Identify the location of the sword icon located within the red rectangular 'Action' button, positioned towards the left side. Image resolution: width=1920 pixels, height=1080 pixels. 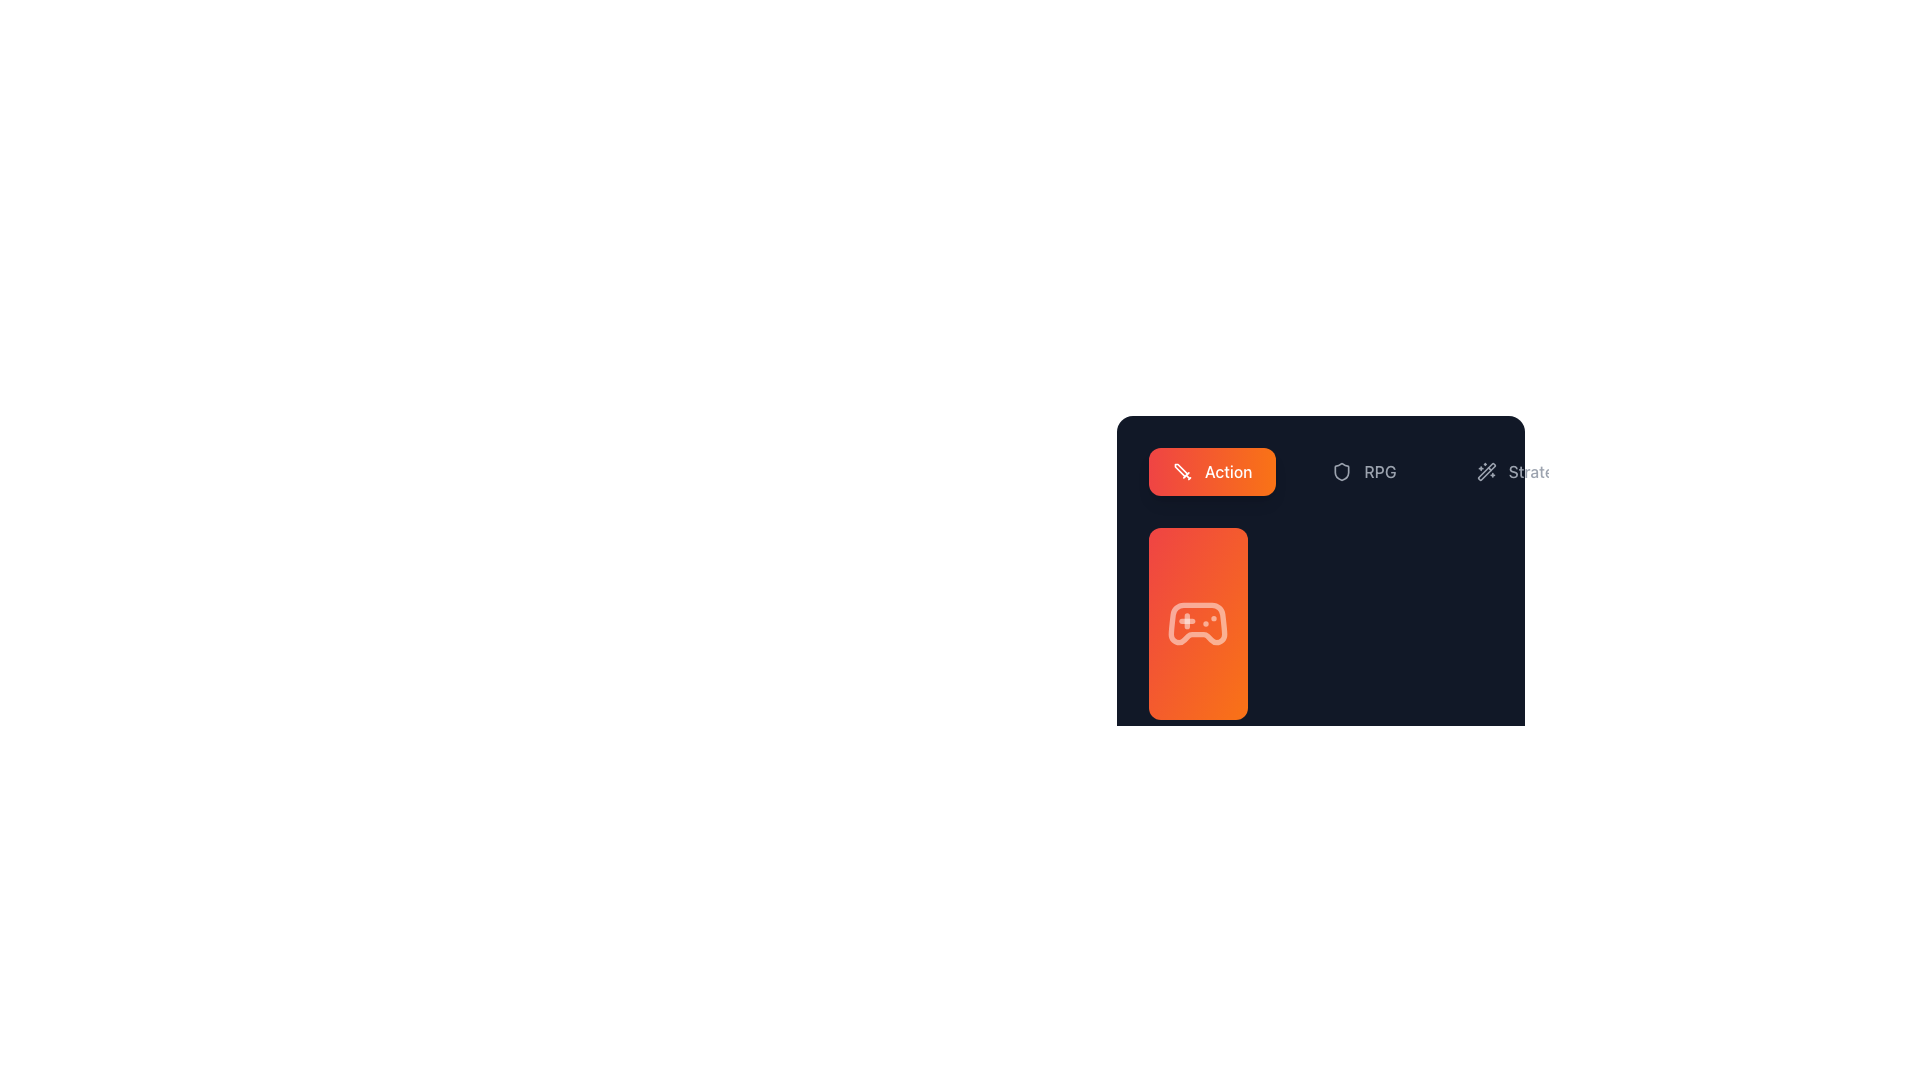
(1182, 471).